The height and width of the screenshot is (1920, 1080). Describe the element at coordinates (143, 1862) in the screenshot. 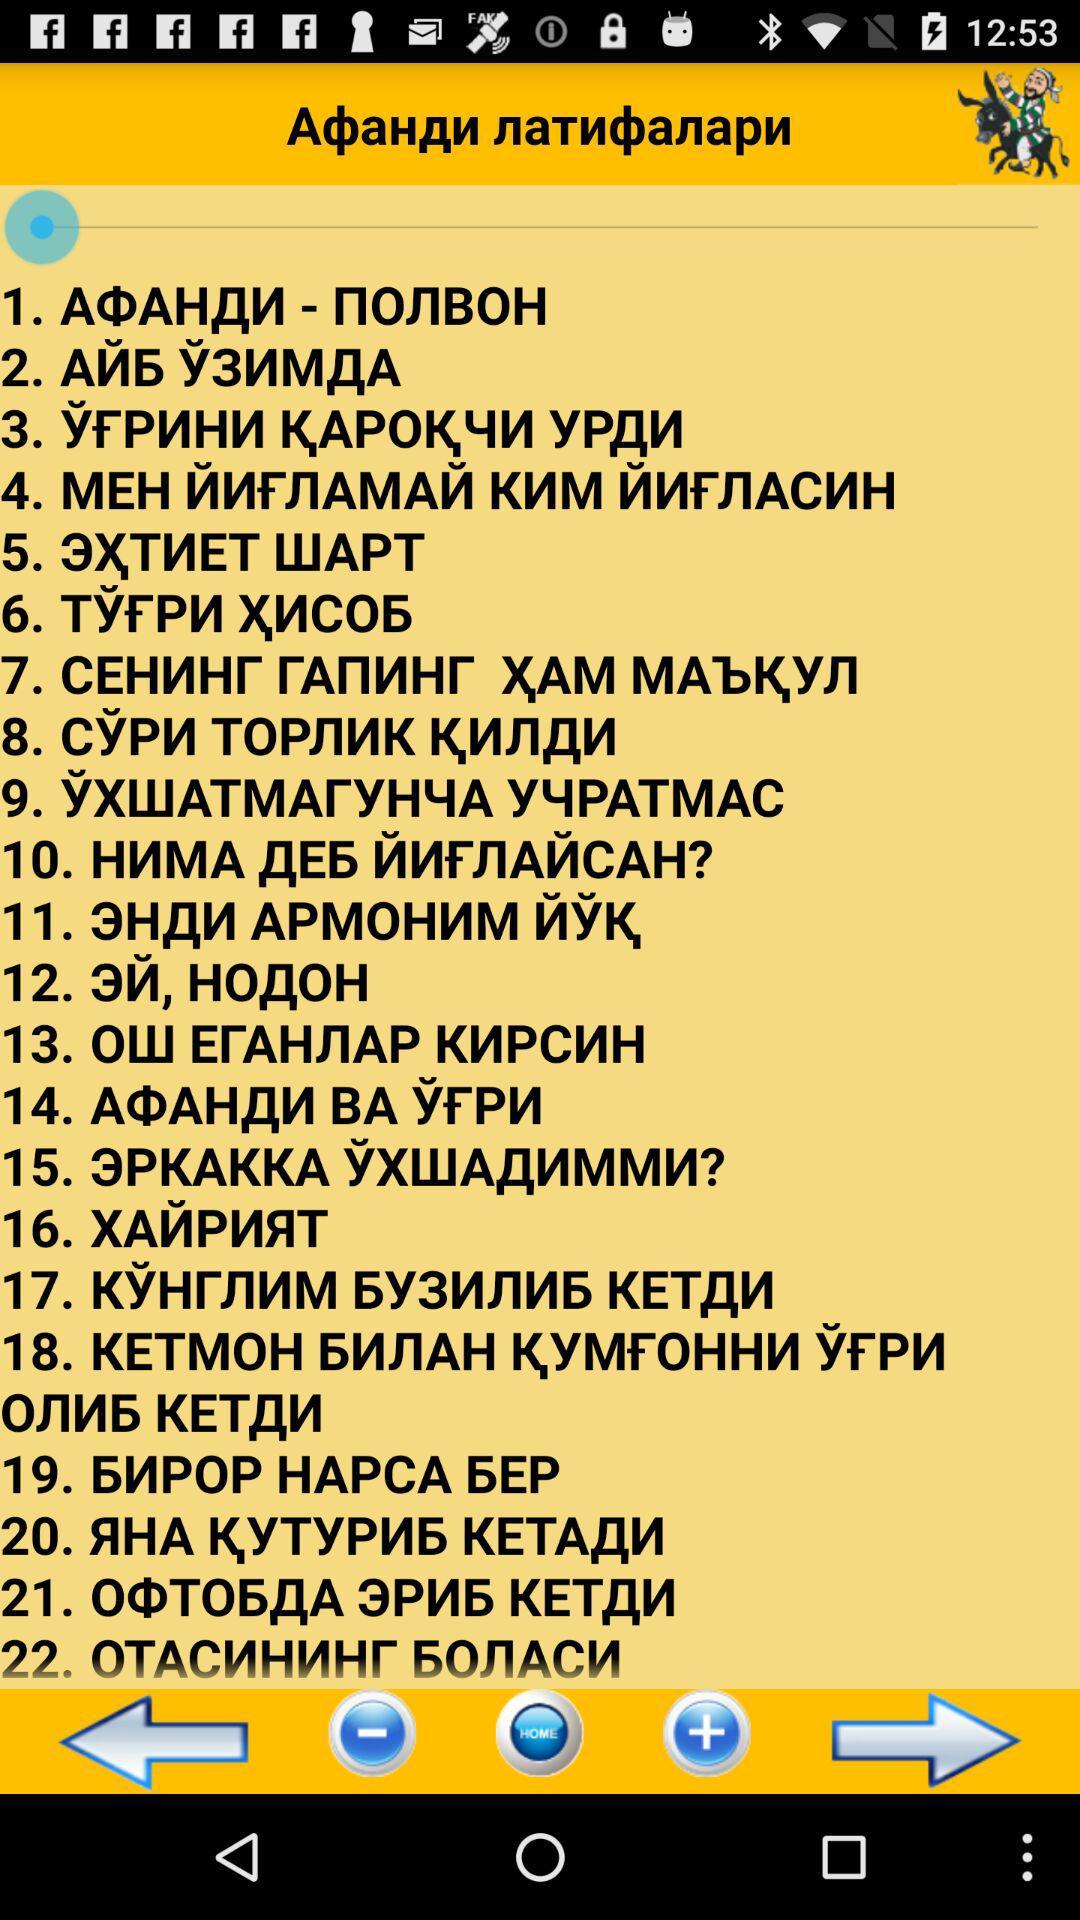

I see `the arrow_backward icon` at that location.